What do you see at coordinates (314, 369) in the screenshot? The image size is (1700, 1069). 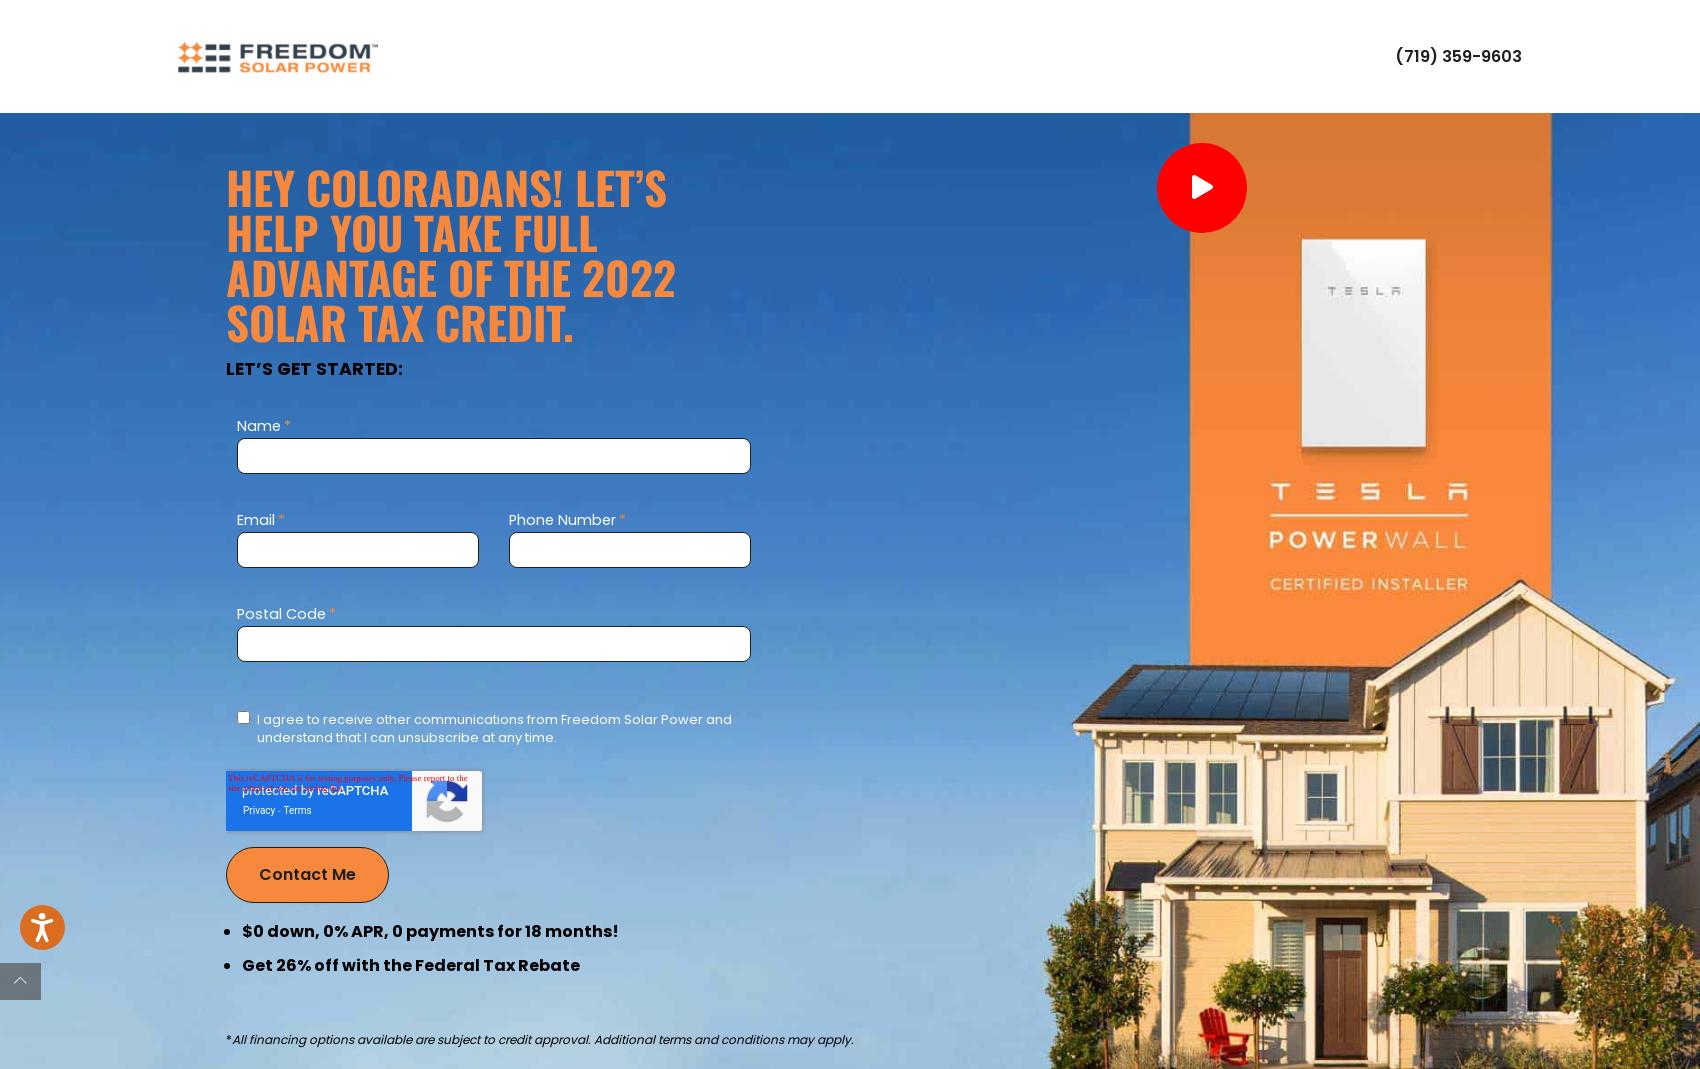 I see `'Let’s get started:'` at bounding box center [314, 369].